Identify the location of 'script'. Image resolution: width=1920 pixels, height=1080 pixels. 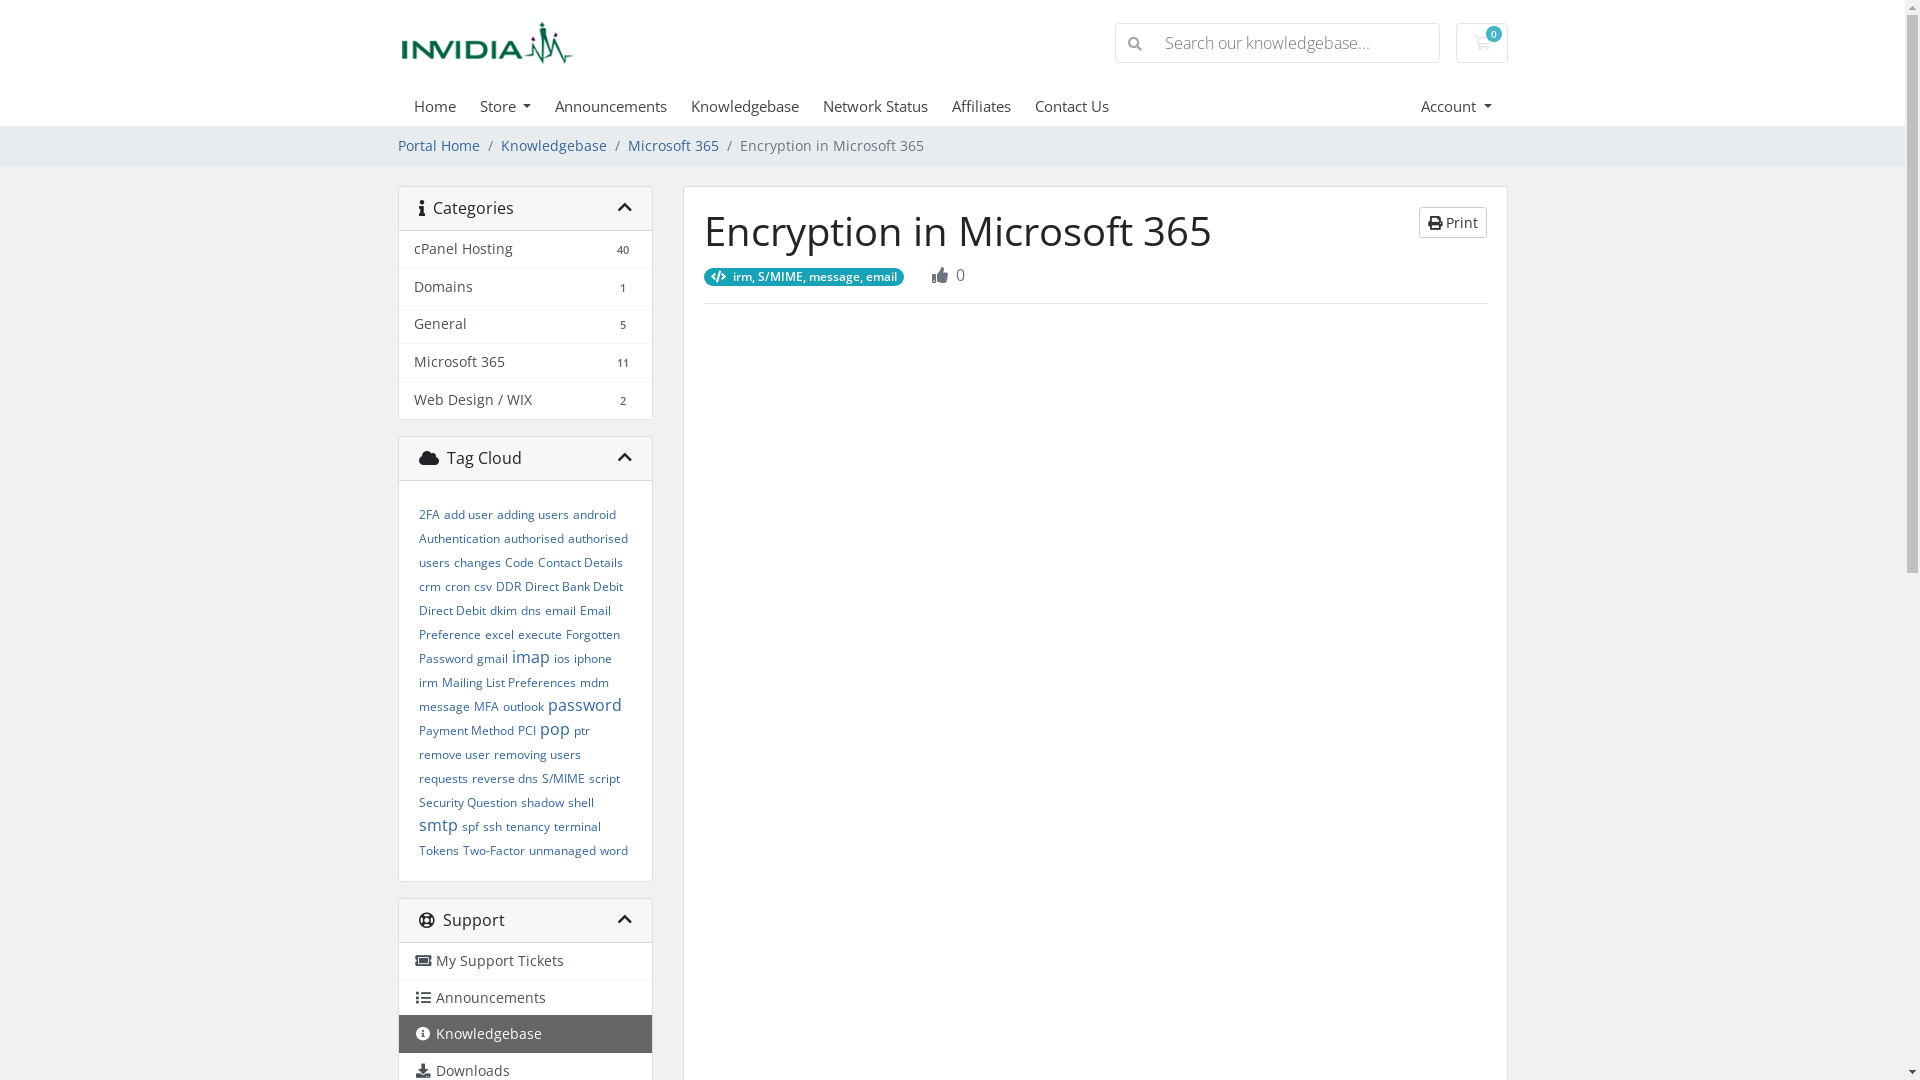
(602, 777).